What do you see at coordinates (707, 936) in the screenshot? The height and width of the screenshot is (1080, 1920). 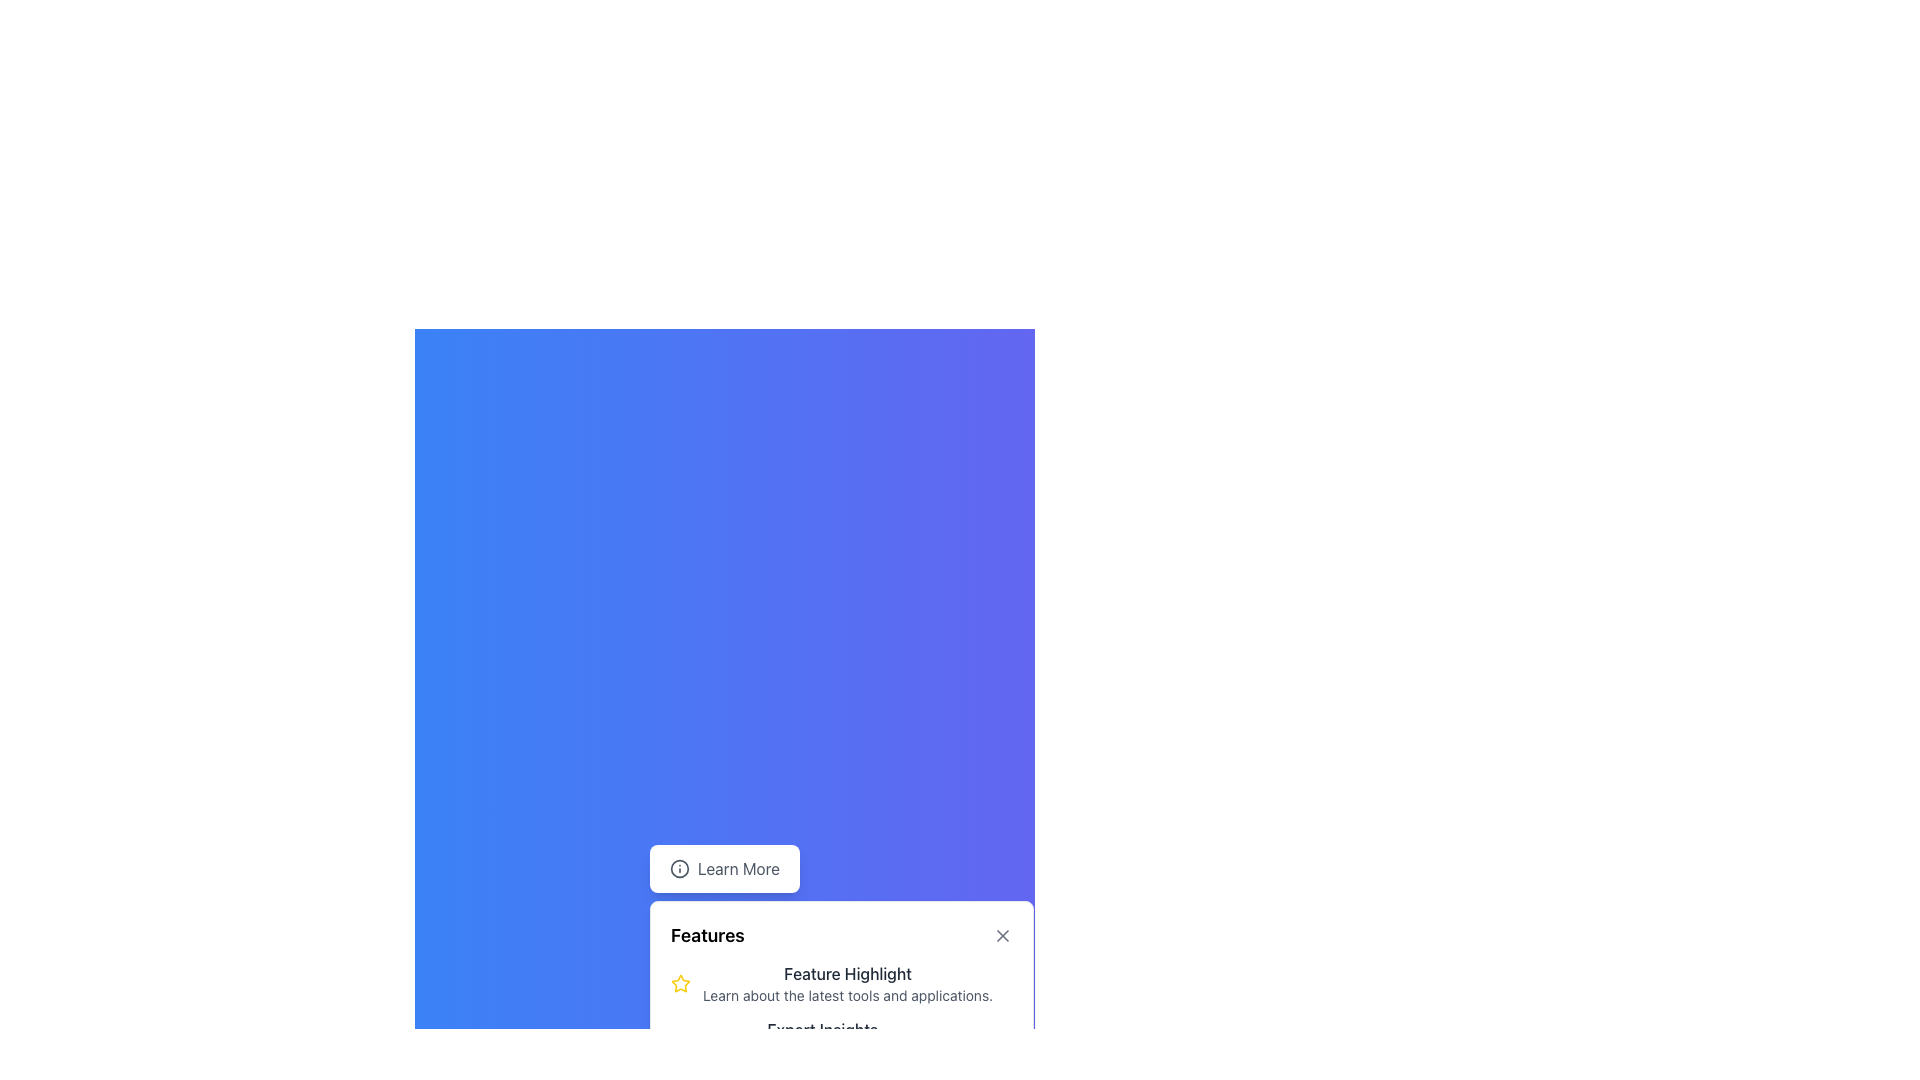 I see `the title label located in the top-left section of the popup, which identifies the content or options presented below it` at bounding box center [707, 936].